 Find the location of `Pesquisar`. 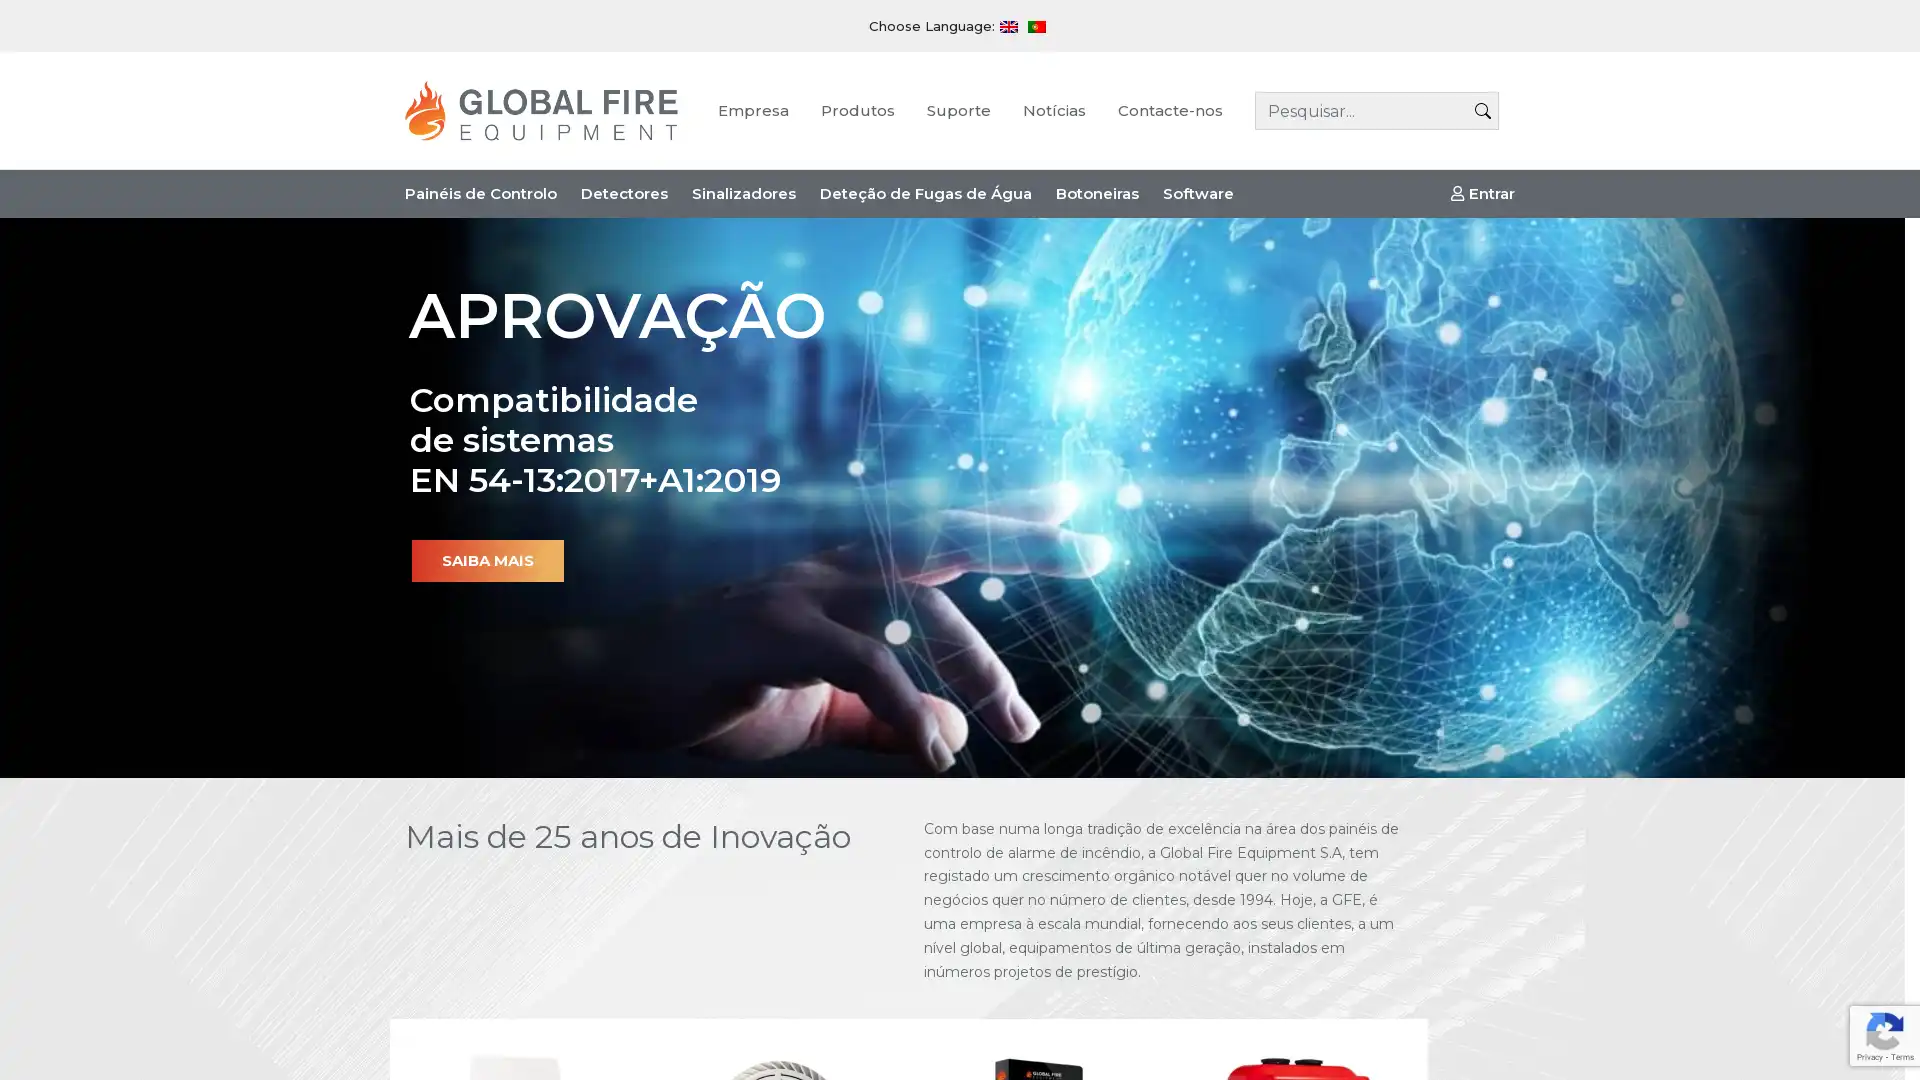

Pesquisar is located at coordinates (1483, 111).